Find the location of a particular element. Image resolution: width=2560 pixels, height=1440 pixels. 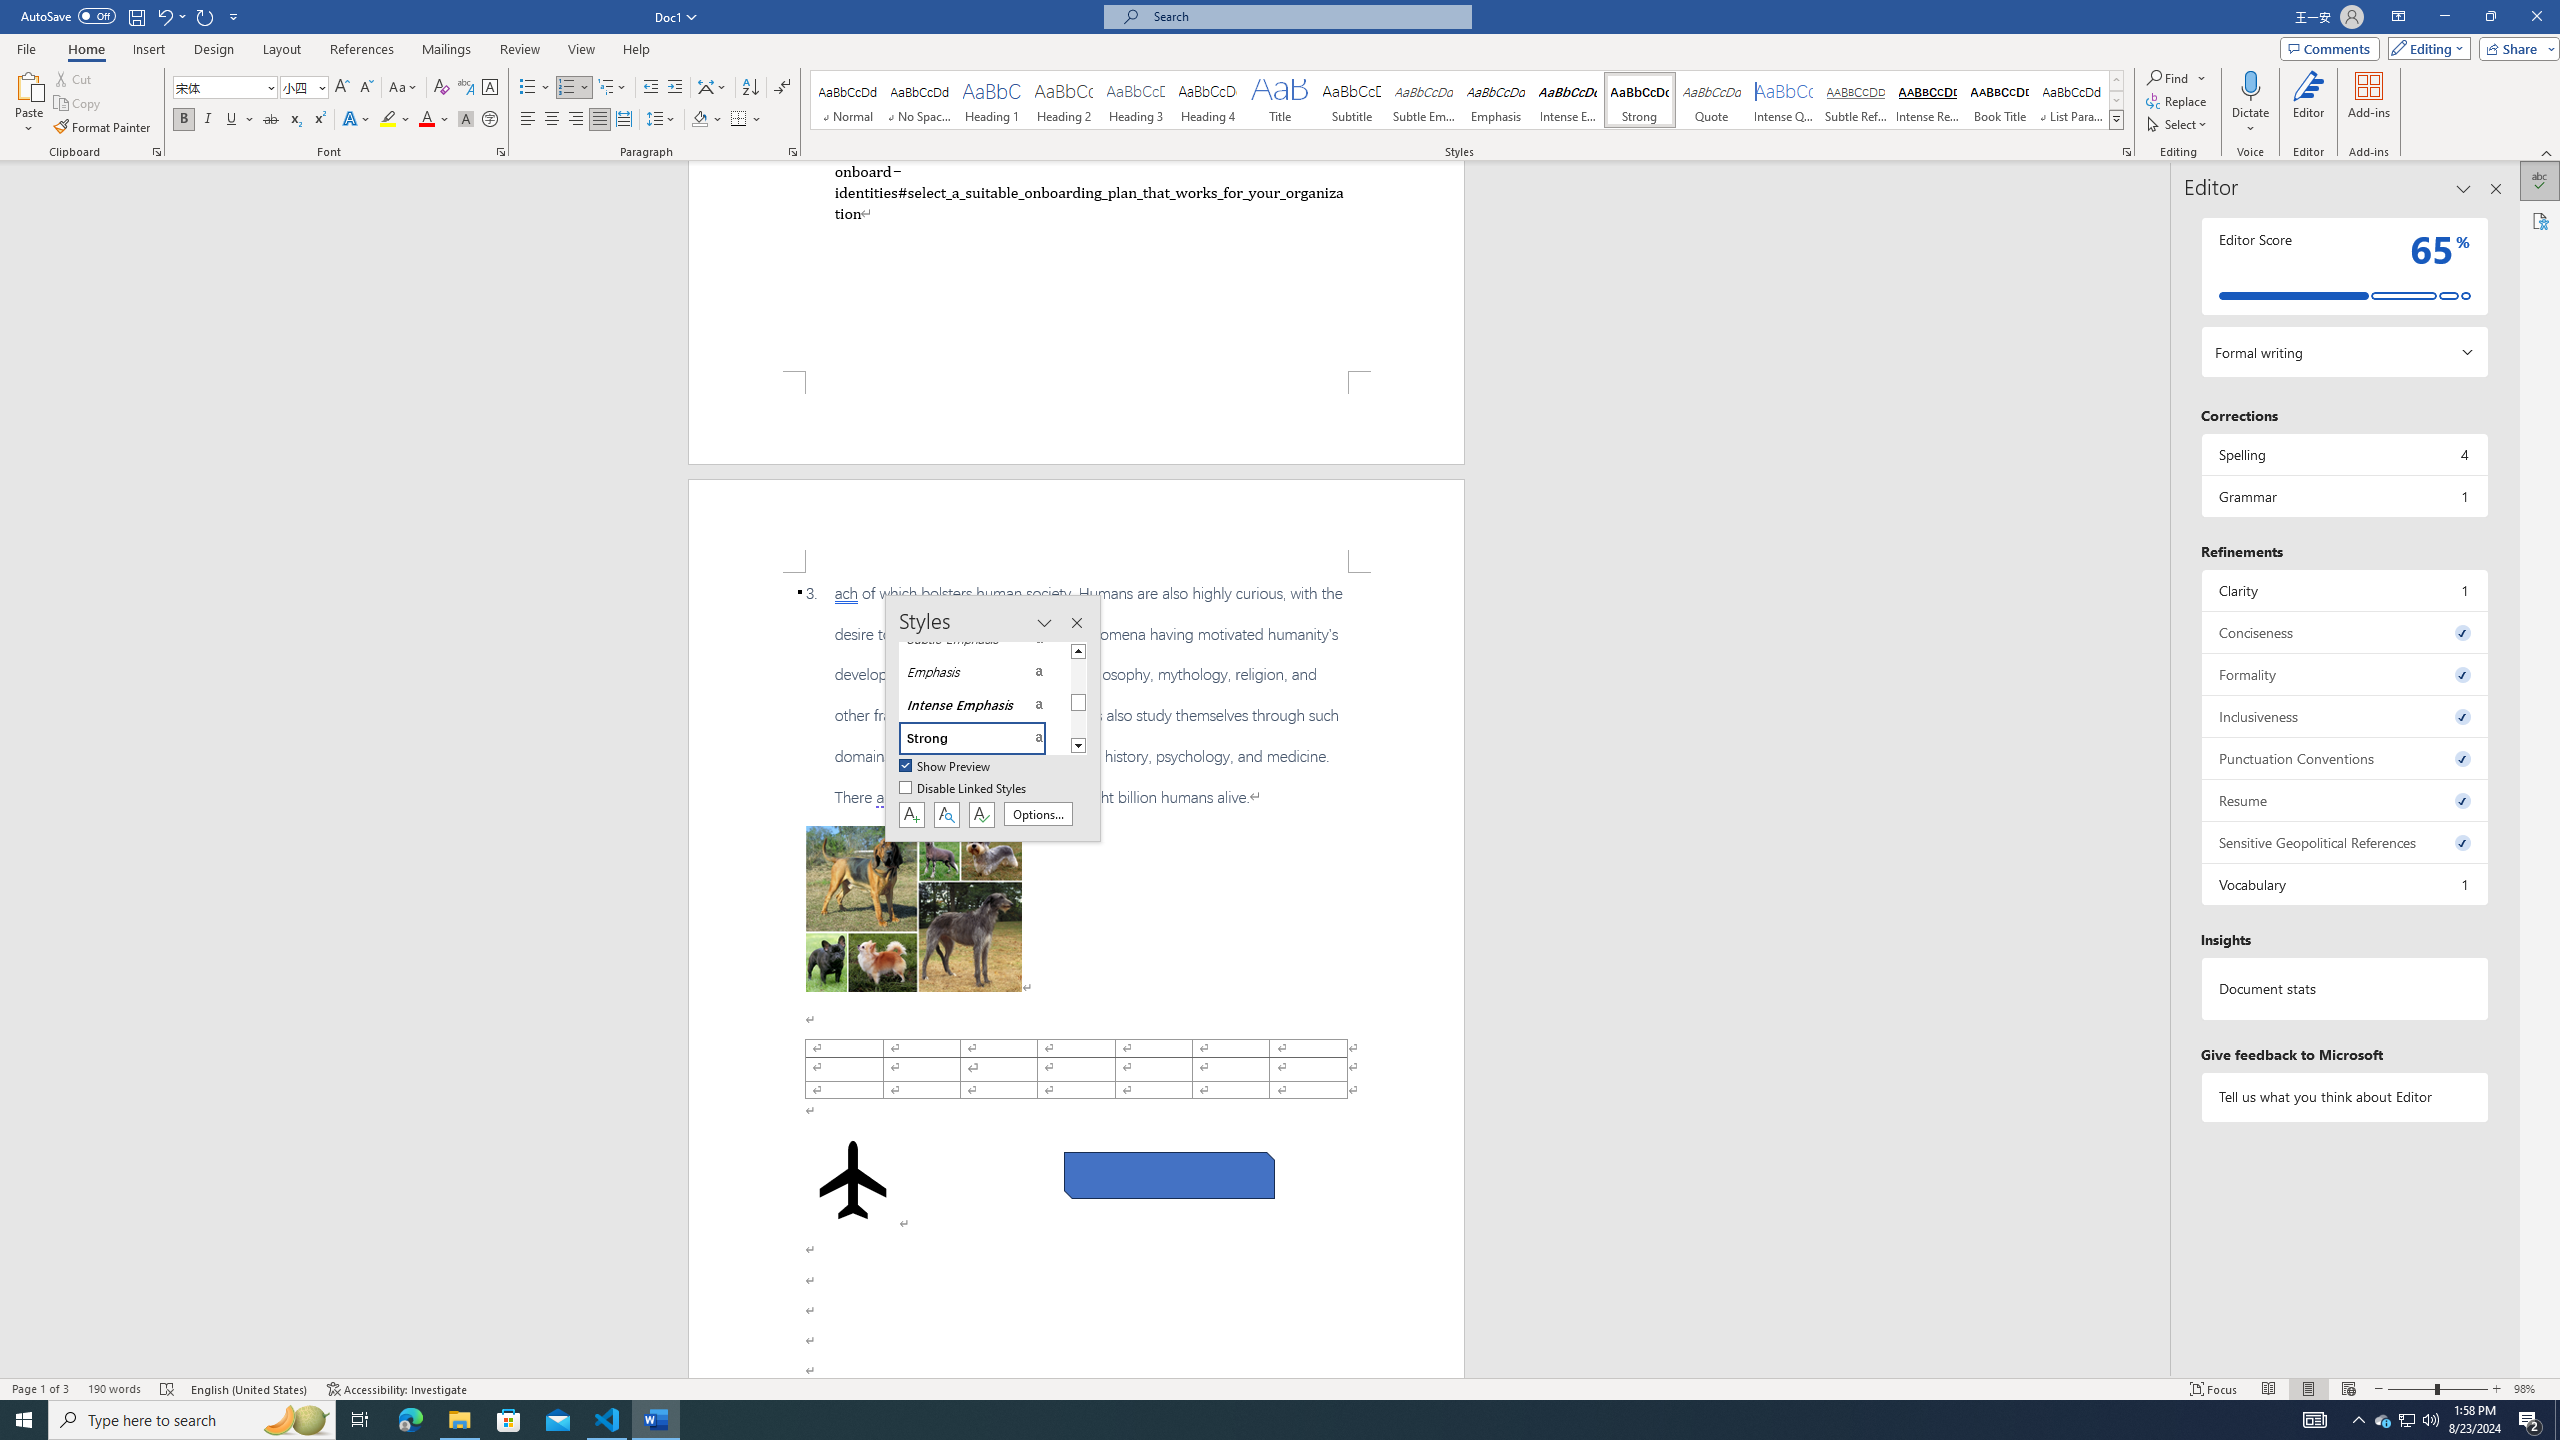

'Grammar, 1 issue. Press space or enter to review items.' is located at coordinates (2343, 495).